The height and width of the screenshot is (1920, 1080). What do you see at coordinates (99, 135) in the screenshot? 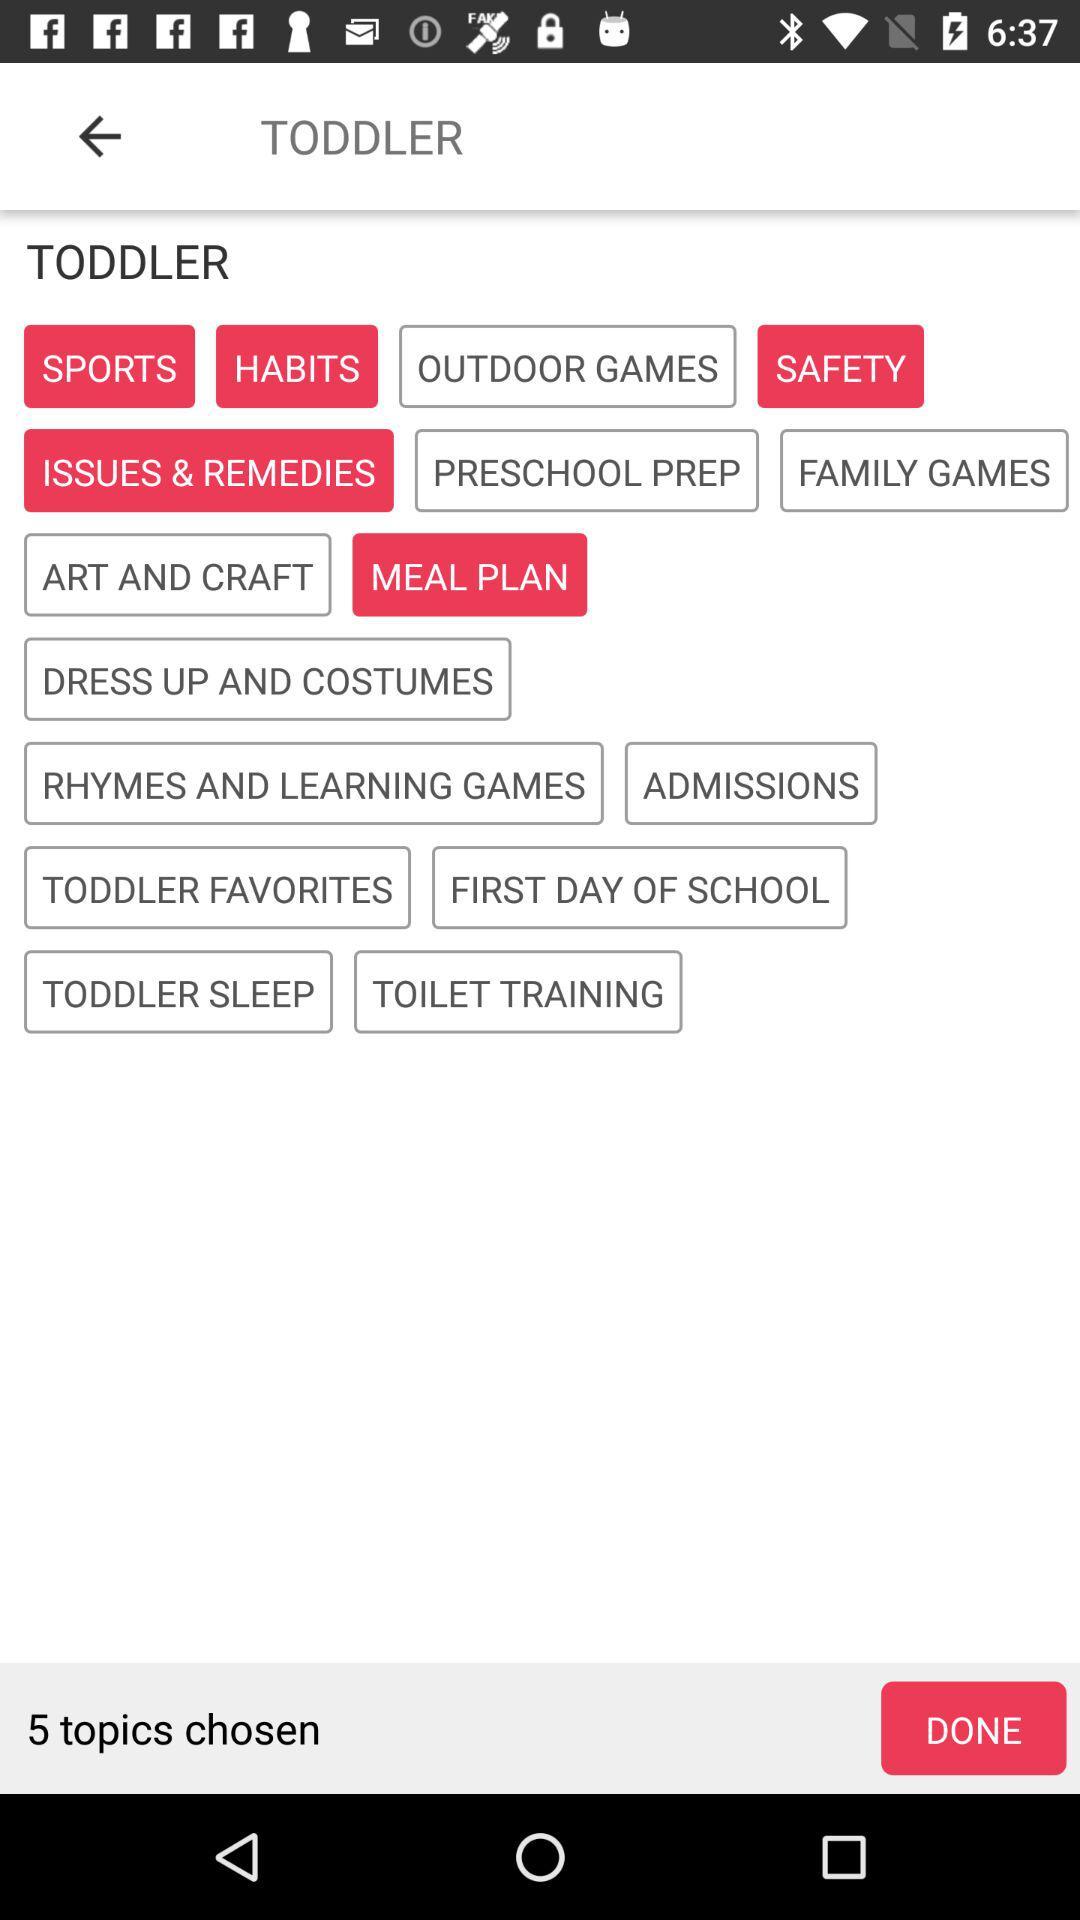
I see `go back` at bounding box center [99, 135].